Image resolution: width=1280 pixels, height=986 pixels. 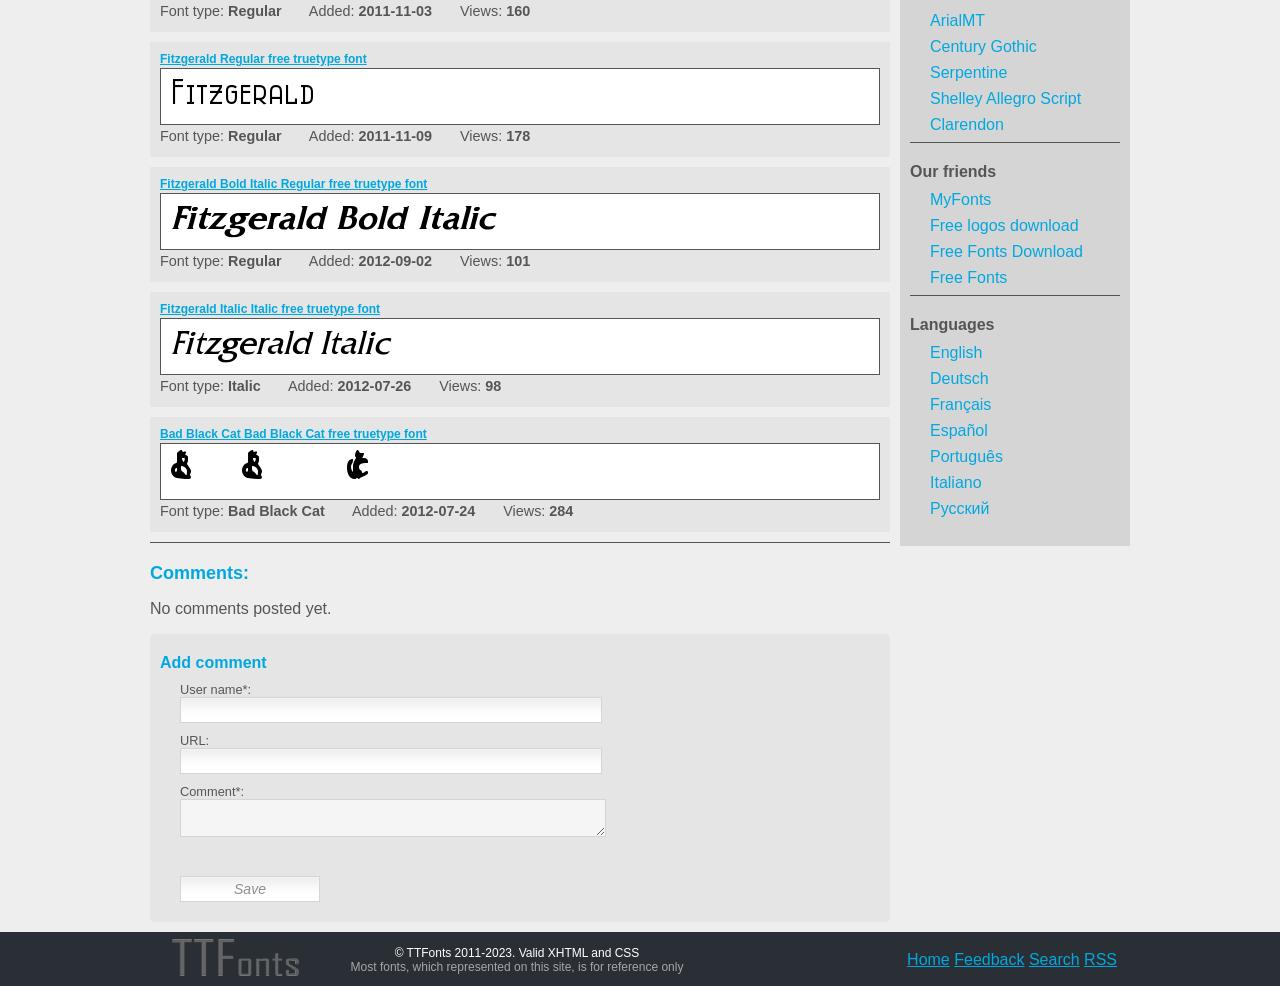 I want to click on 'URL:', so click(x=194, y=740).